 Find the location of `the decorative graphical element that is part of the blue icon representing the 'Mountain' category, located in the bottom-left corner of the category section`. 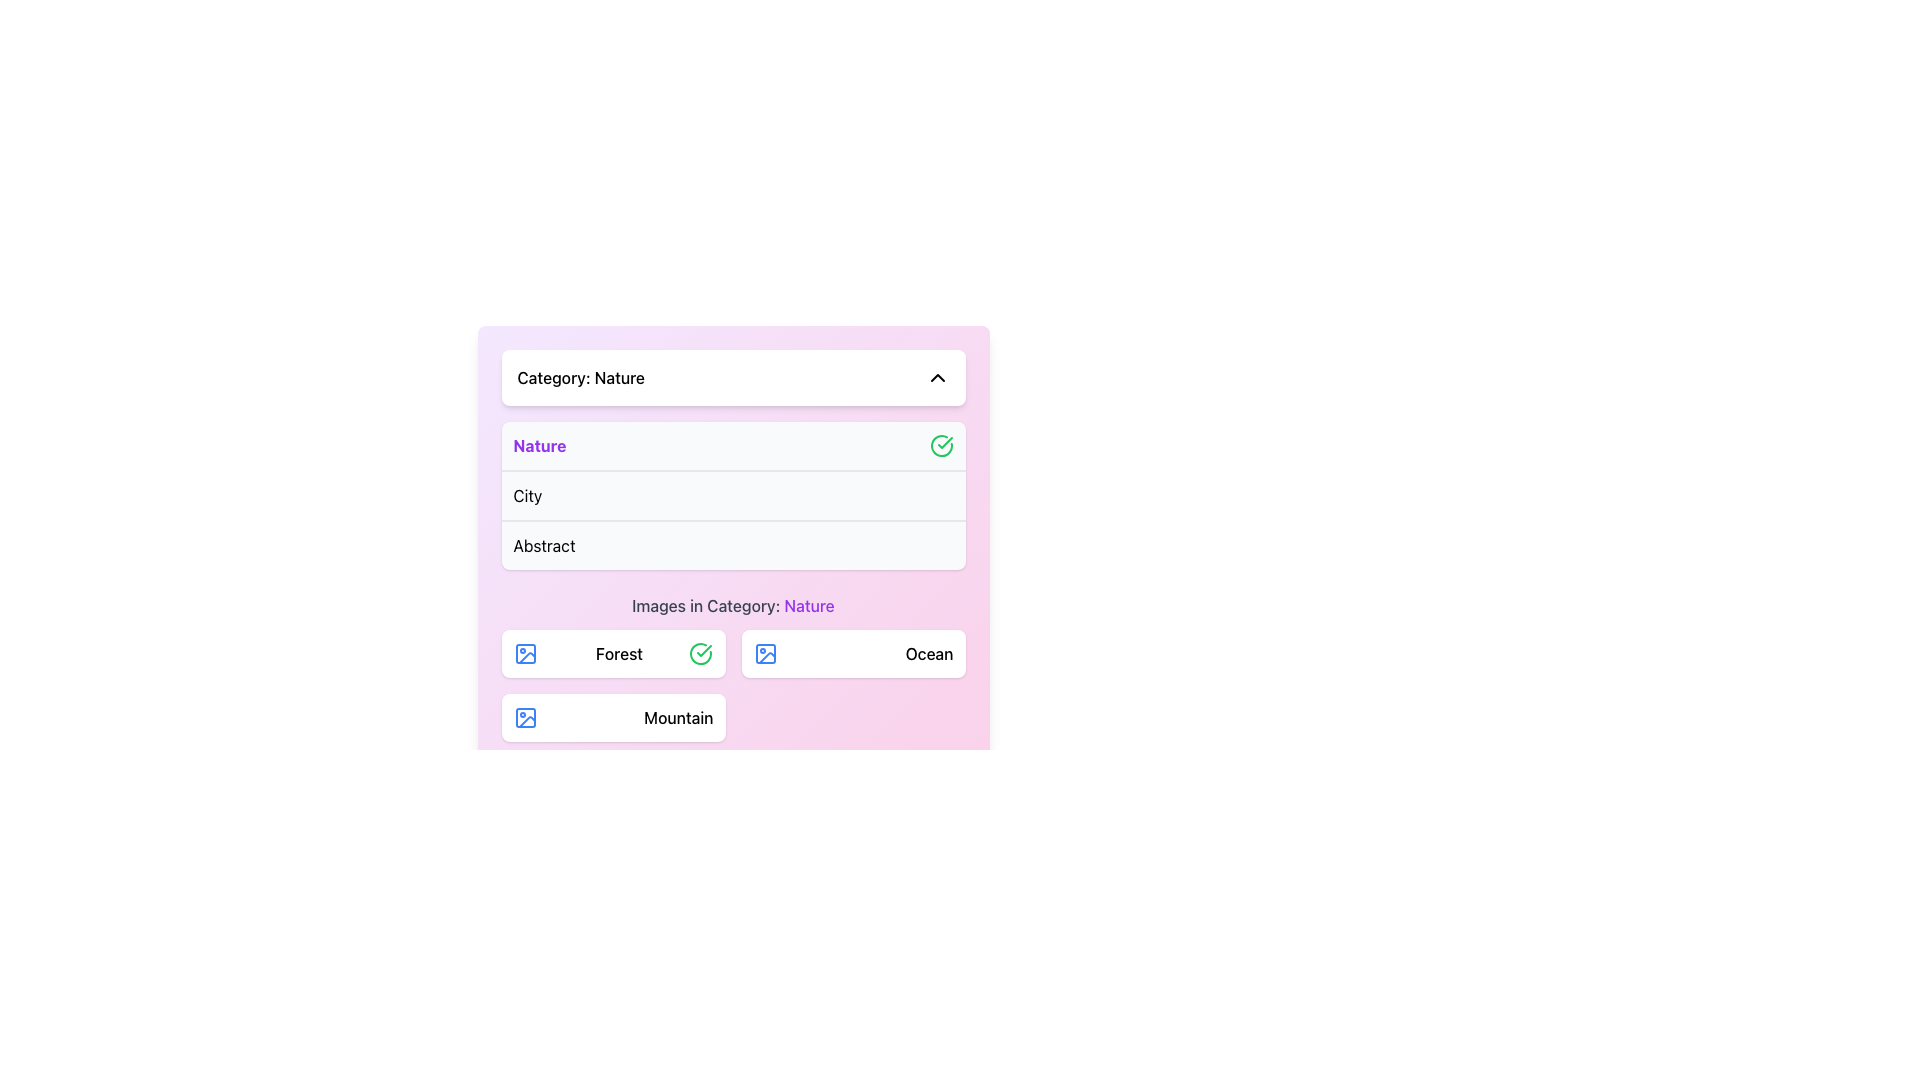

the decorative graphical element that is part of the blue icon representing the 'Mountain' category, located in the bottom-left corner of the category section is located at coordinates (525, 716).